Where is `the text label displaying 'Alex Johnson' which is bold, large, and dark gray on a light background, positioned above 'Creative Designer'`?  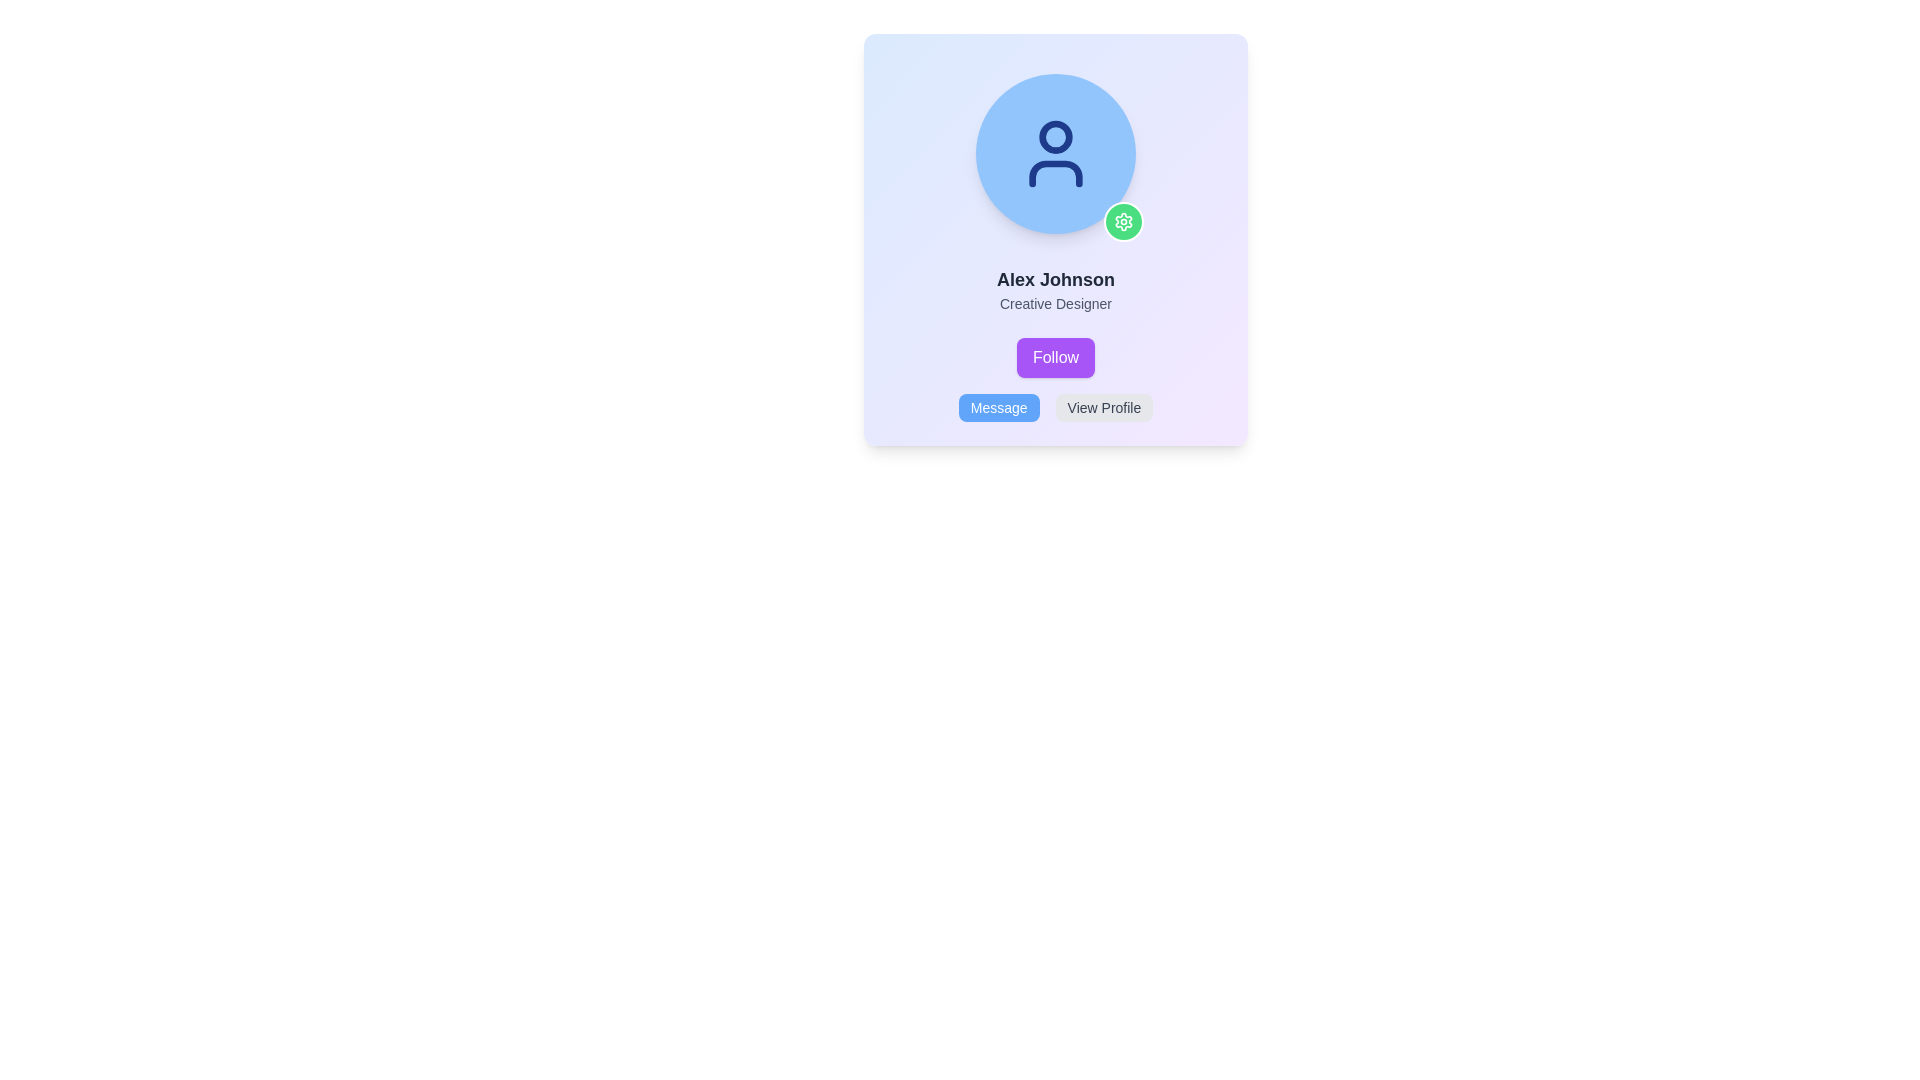 the text label displaying 'Alex Johnson' which is bold, large, and dark gray on a light background, positioned above 'Creative Designer' is located at coordinates (1055, 280).